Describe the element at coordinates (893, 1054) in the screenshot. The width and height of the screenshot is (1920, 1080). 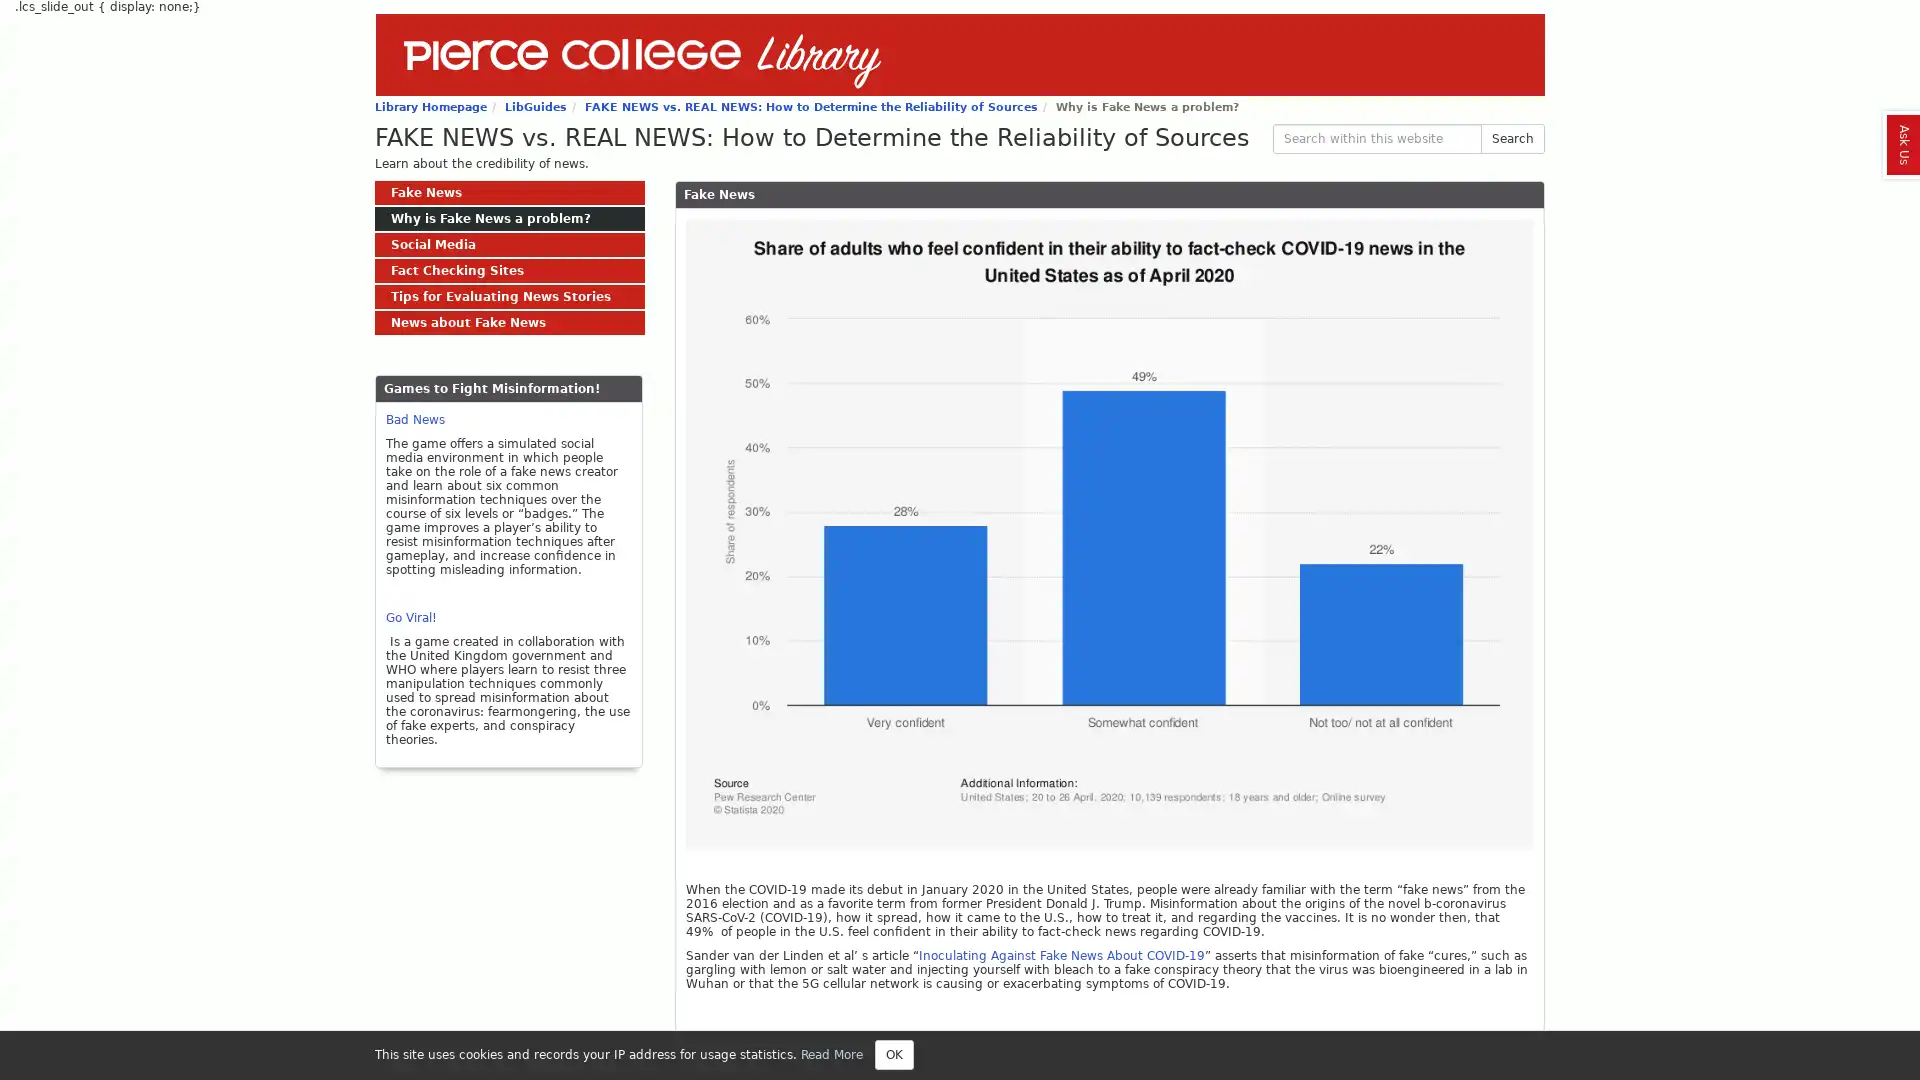
I see `Close` at that location.